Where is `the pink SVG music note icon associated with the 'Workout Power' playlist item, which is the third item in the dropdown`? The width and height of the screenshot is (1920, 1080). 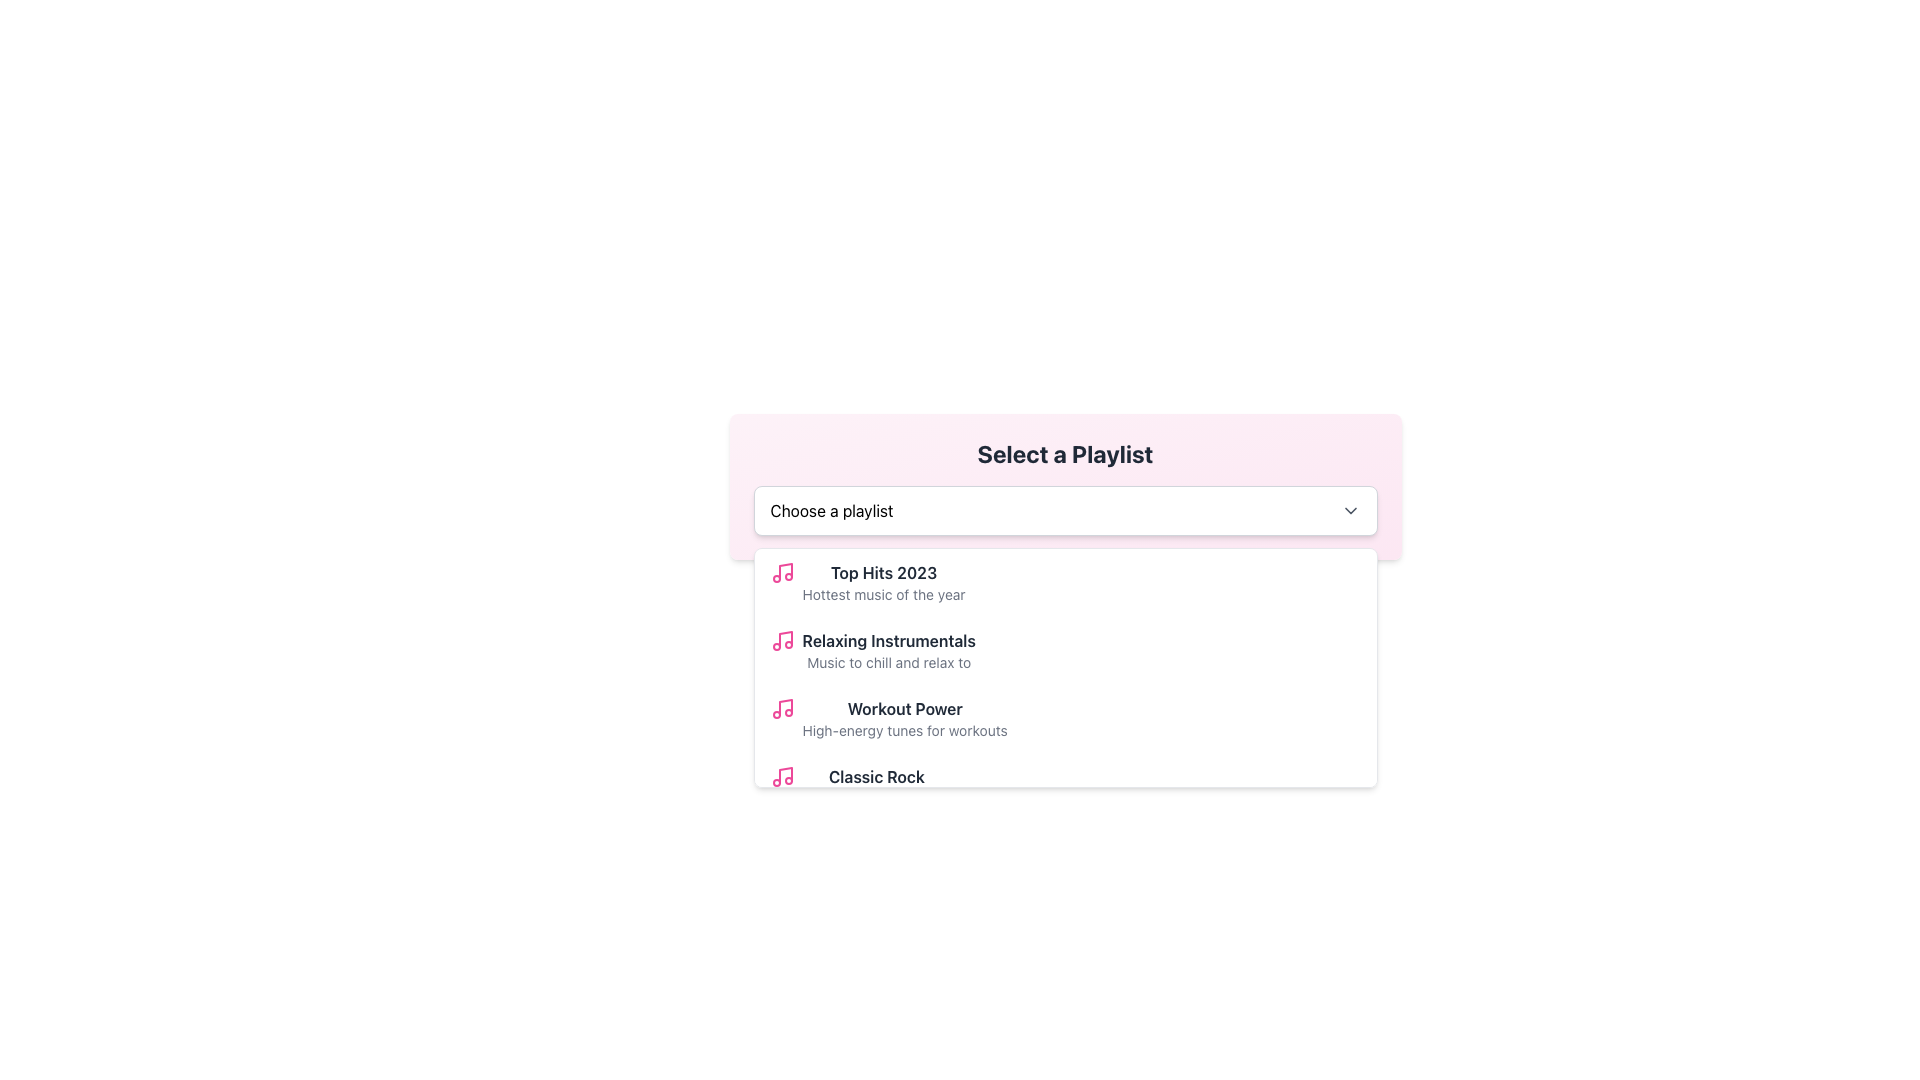
the pink SVG music note icon associated with the 'Workout Power' playlist item, which is the third item in the dropdown is located at coordinates (781, 708).